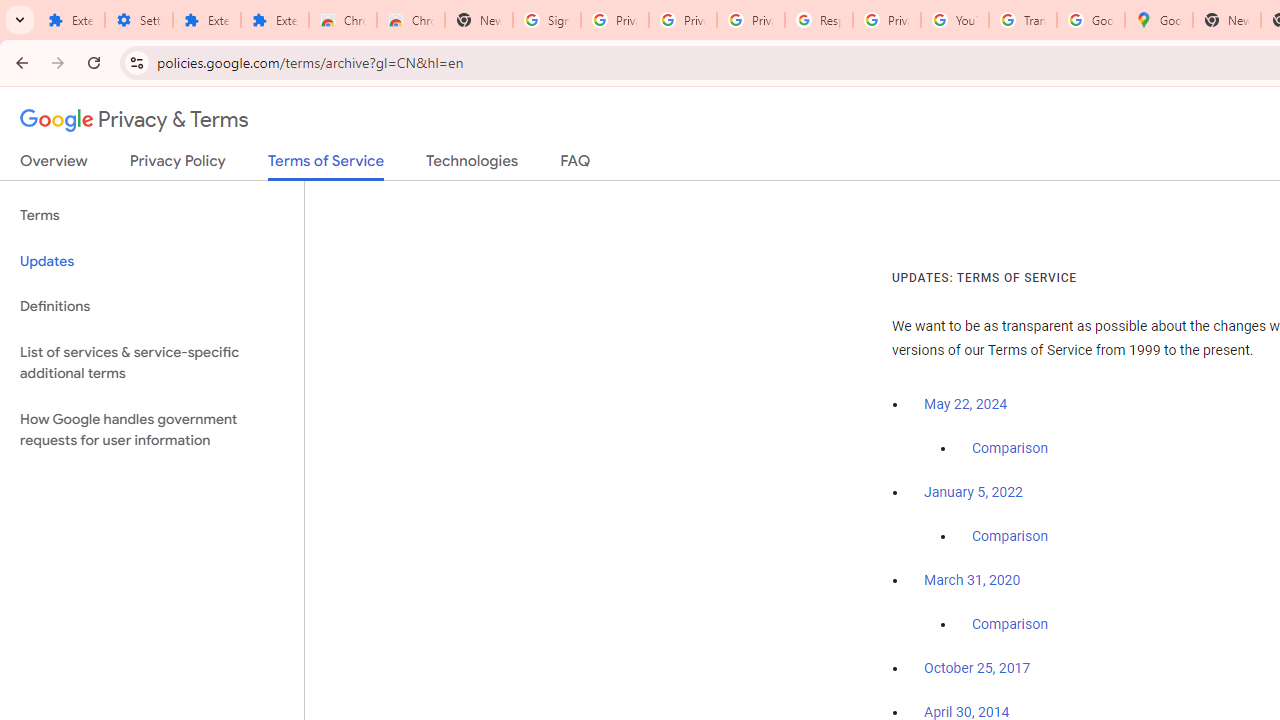  I want to click on 'Chrome Web Store', so click(343, 20).